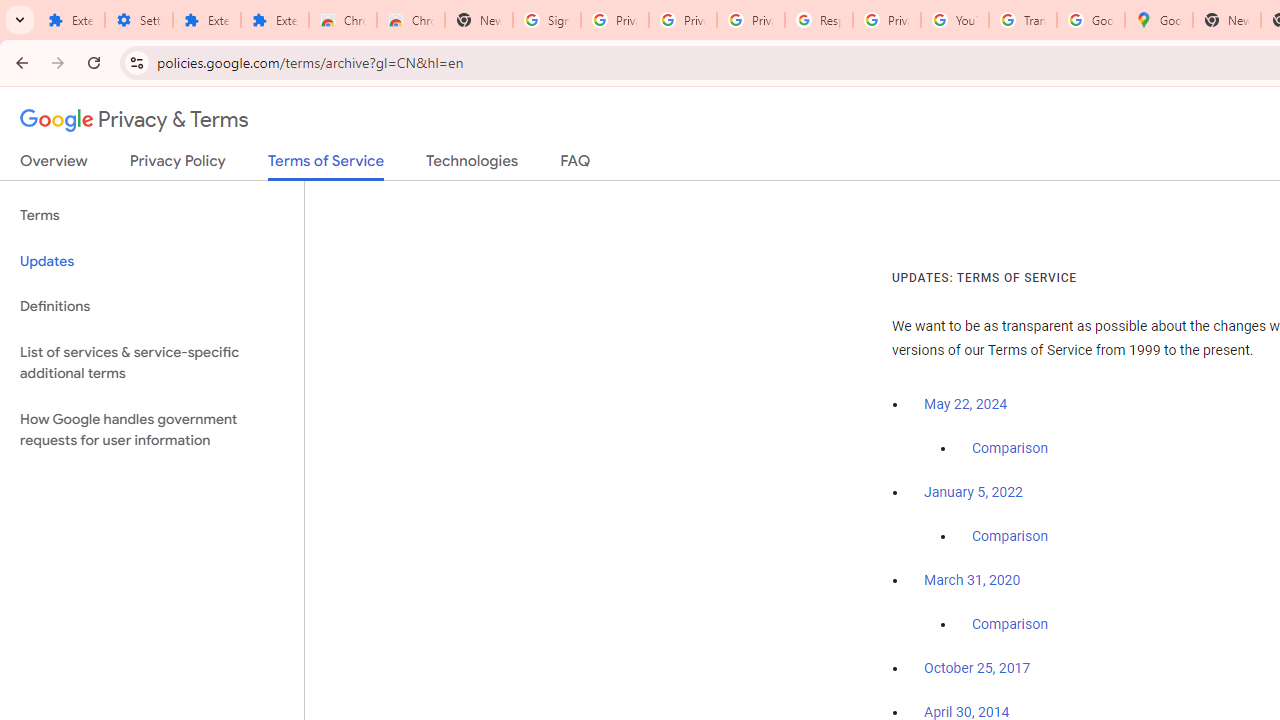  I want to click on 'Chrome Web Store', so click(343, 20).